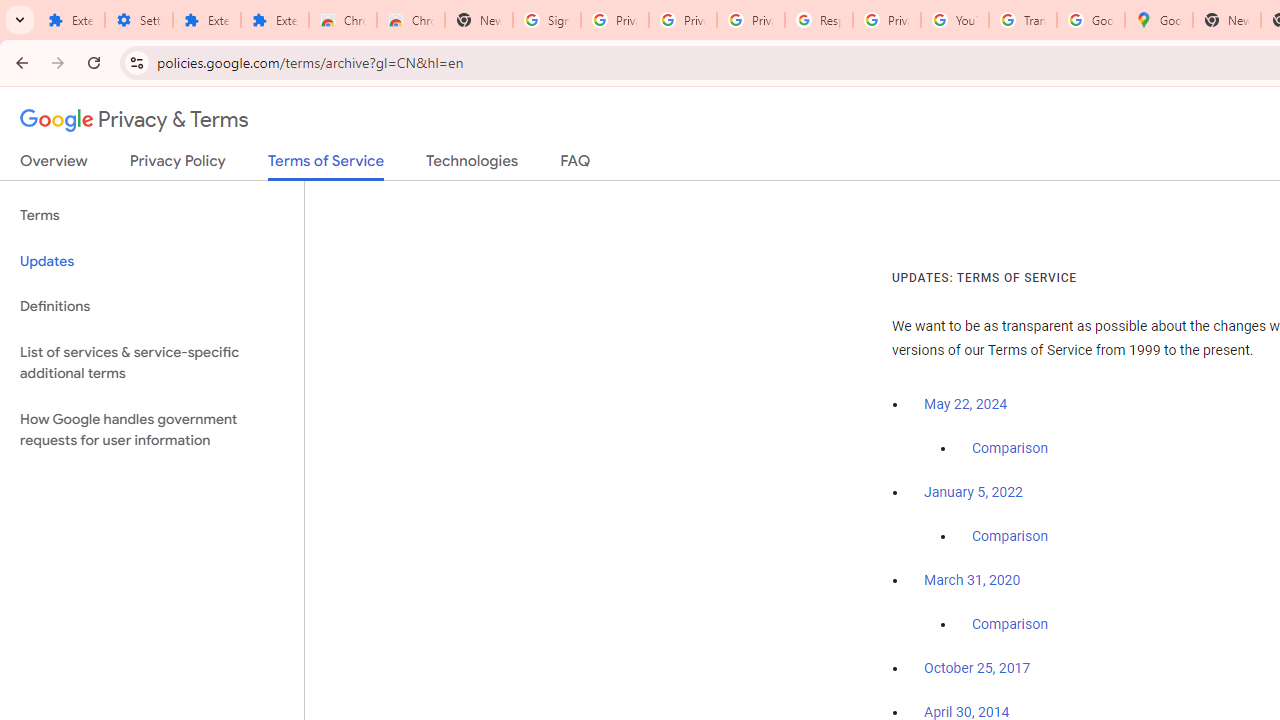  I want to click on 'Chrome Web Store', so click(343, 20).